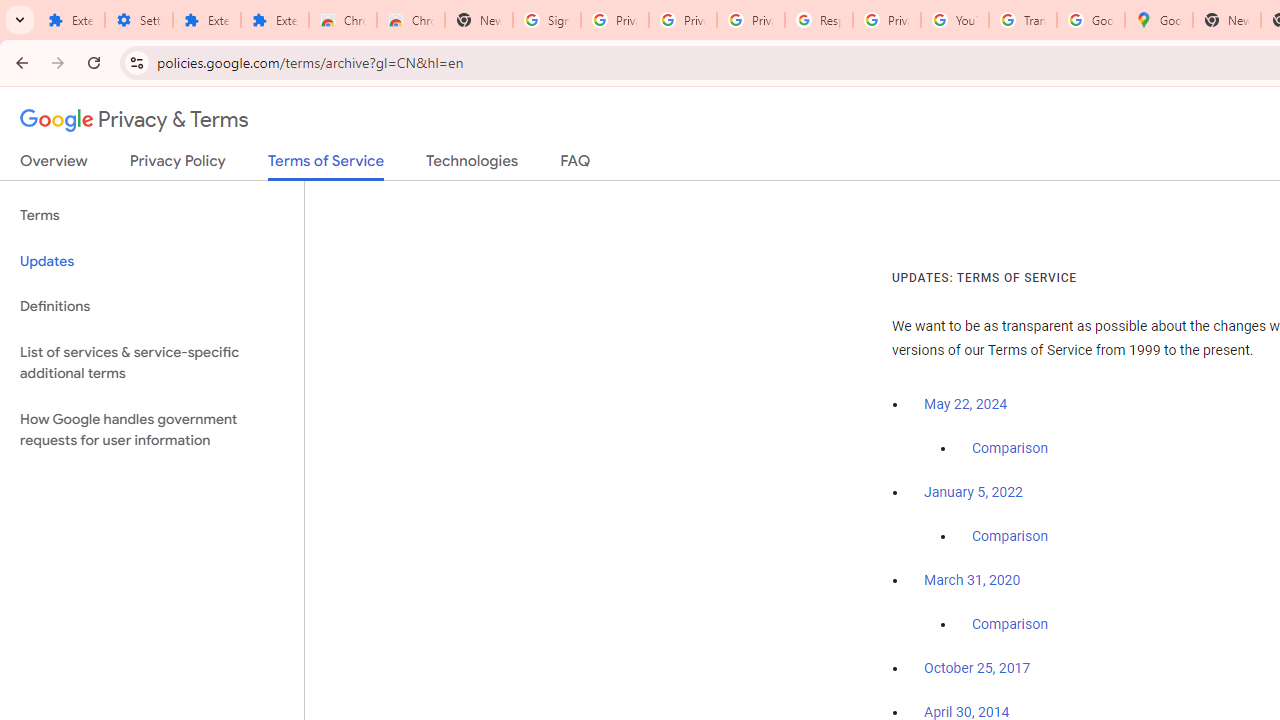  I want to click on 'Chrome Web Store', so click(343, 20).